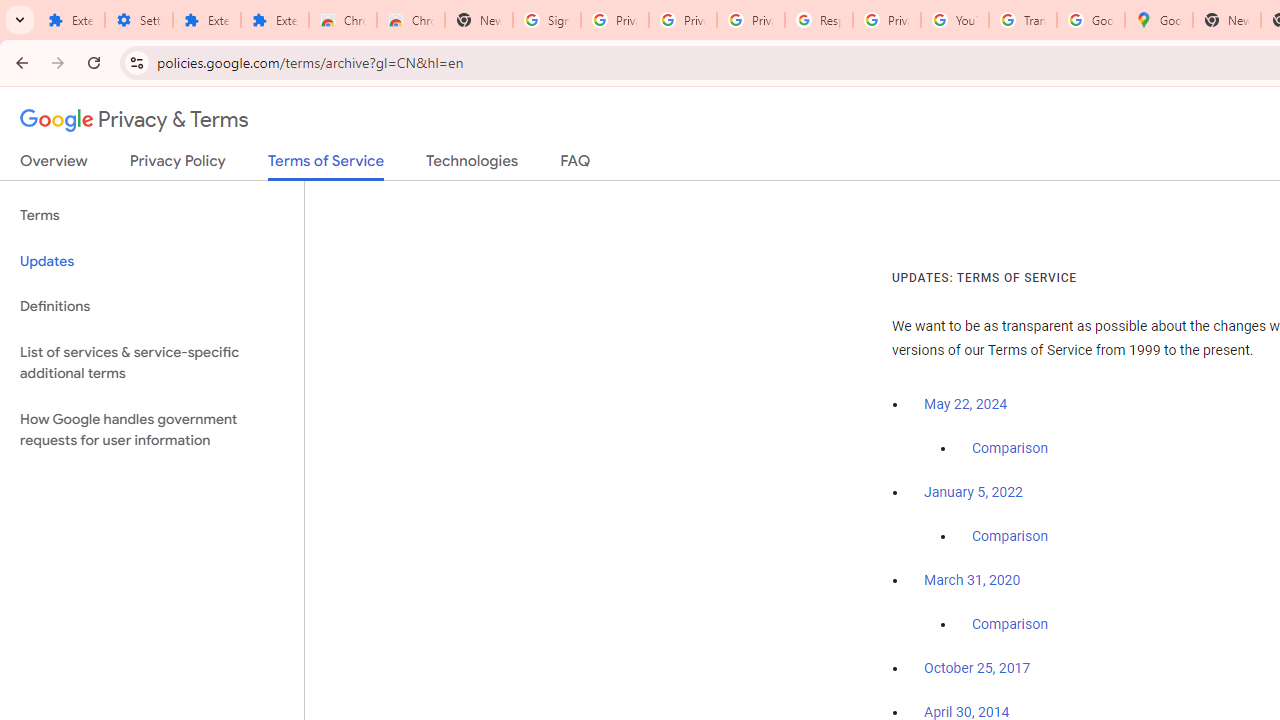  I want to click on 'Chrome Web Store', so click(343, 20).